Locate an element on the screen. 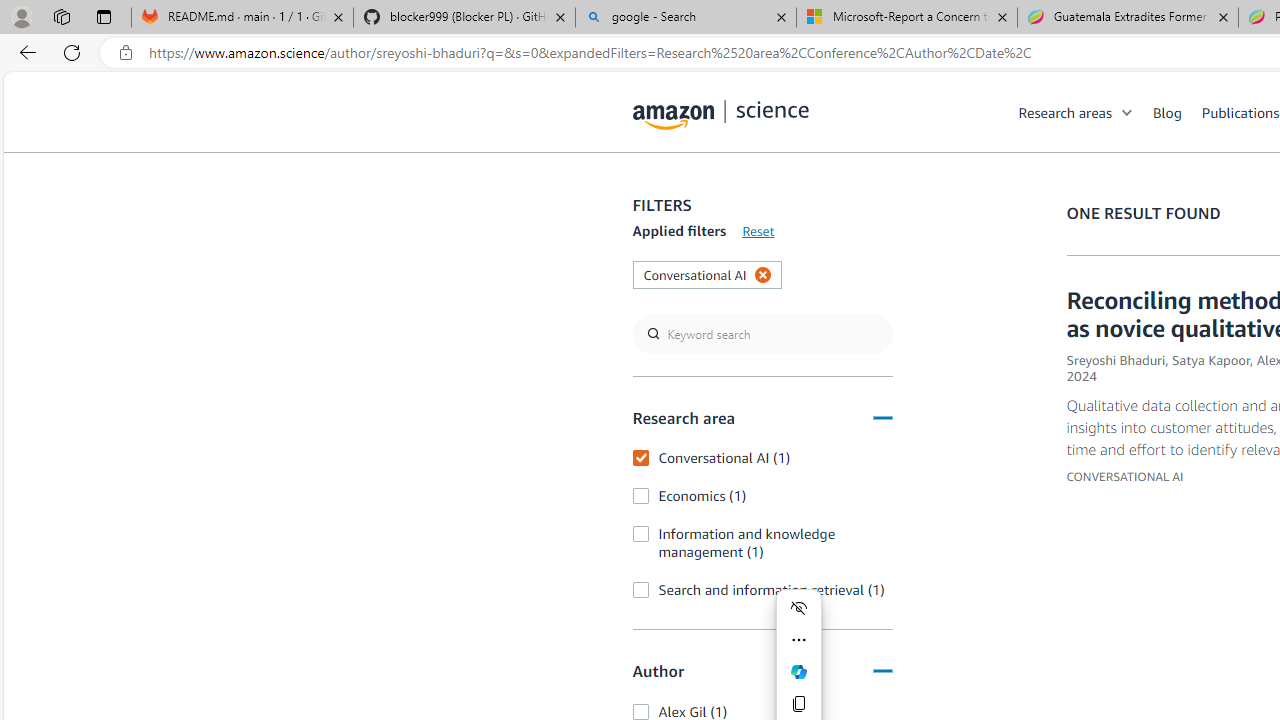 The height and width of the screenshot is (720, 1280). 'Satya Kapoor' is located at coordinates (1209, 360).